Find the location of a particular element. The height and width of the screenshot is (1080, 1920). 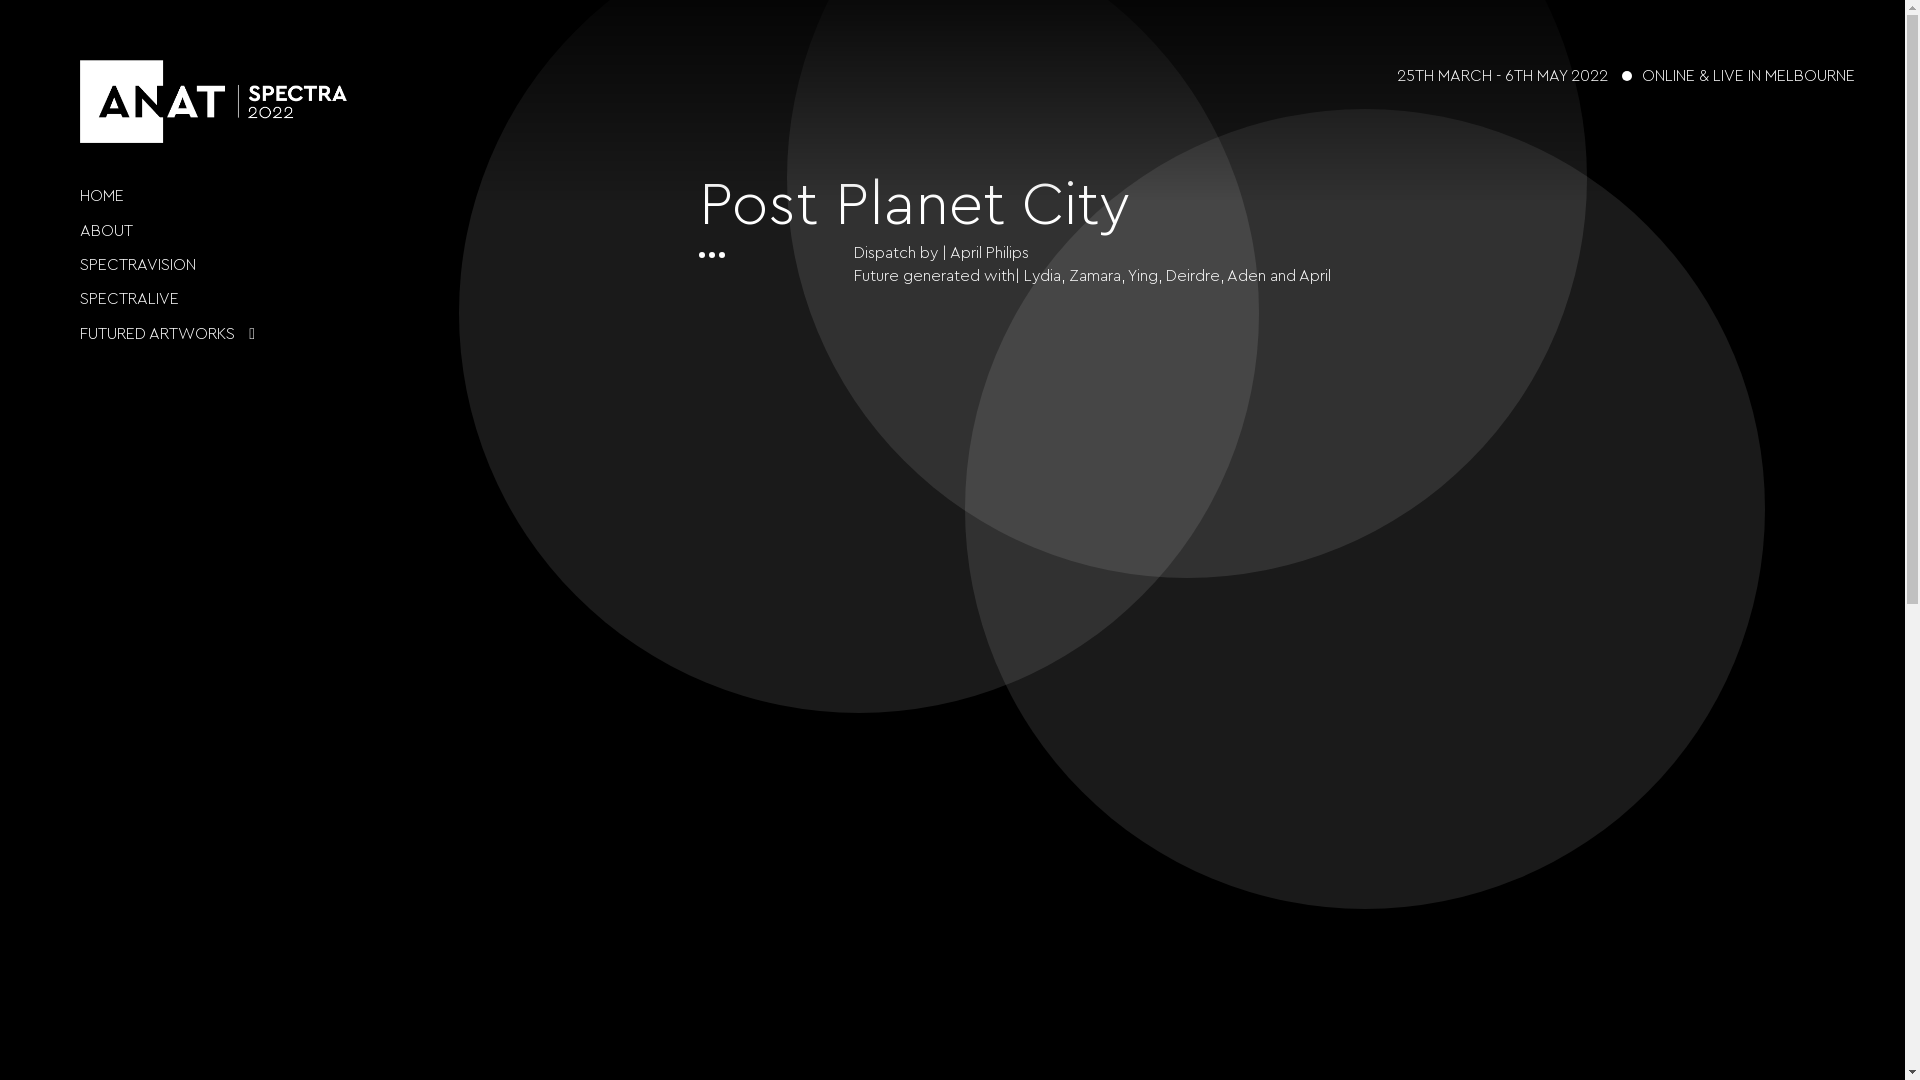

'SPECTRAVISION' is located at coordinates (80, 264).